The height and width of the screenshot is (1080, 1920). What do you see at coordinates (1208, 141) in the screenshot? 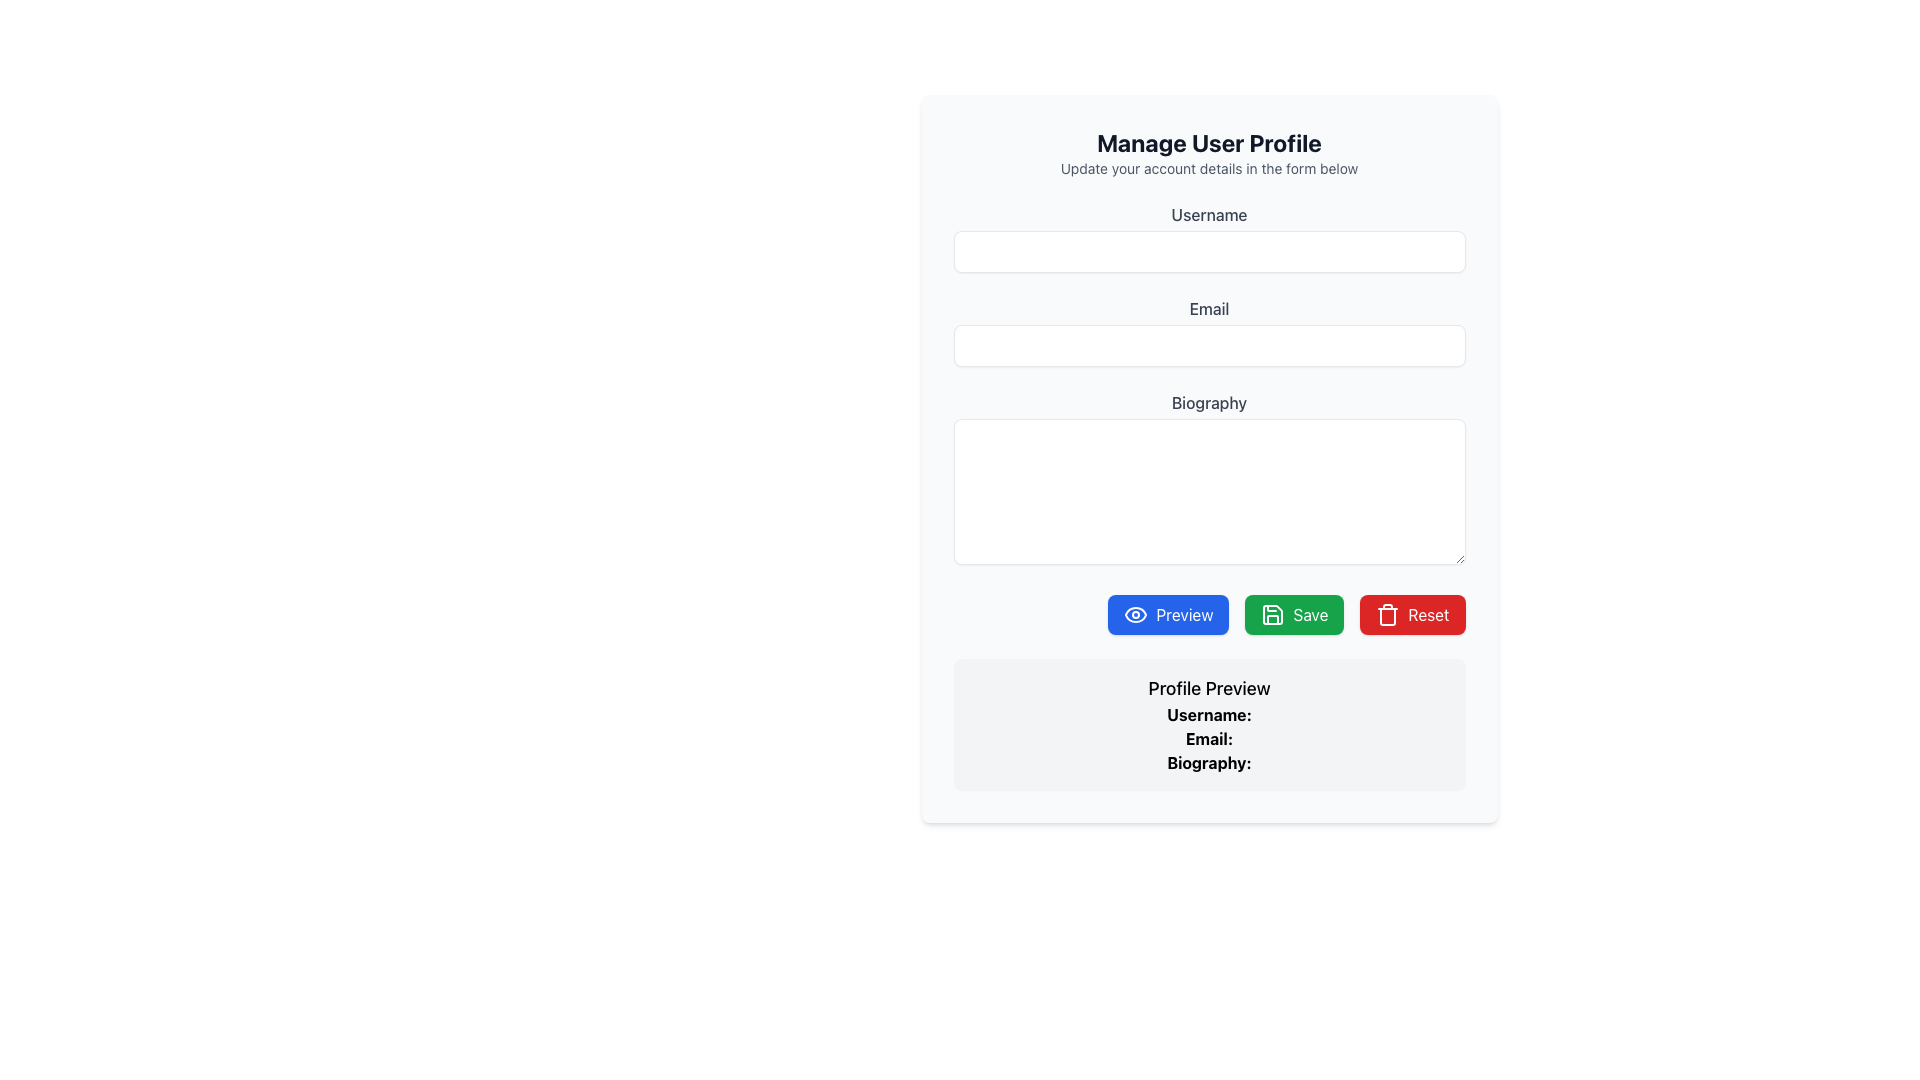
I see `the large, bold, centered text label reading 'Manage User Profile' located at the top of the content layout` at bounding box center [1208, 141].